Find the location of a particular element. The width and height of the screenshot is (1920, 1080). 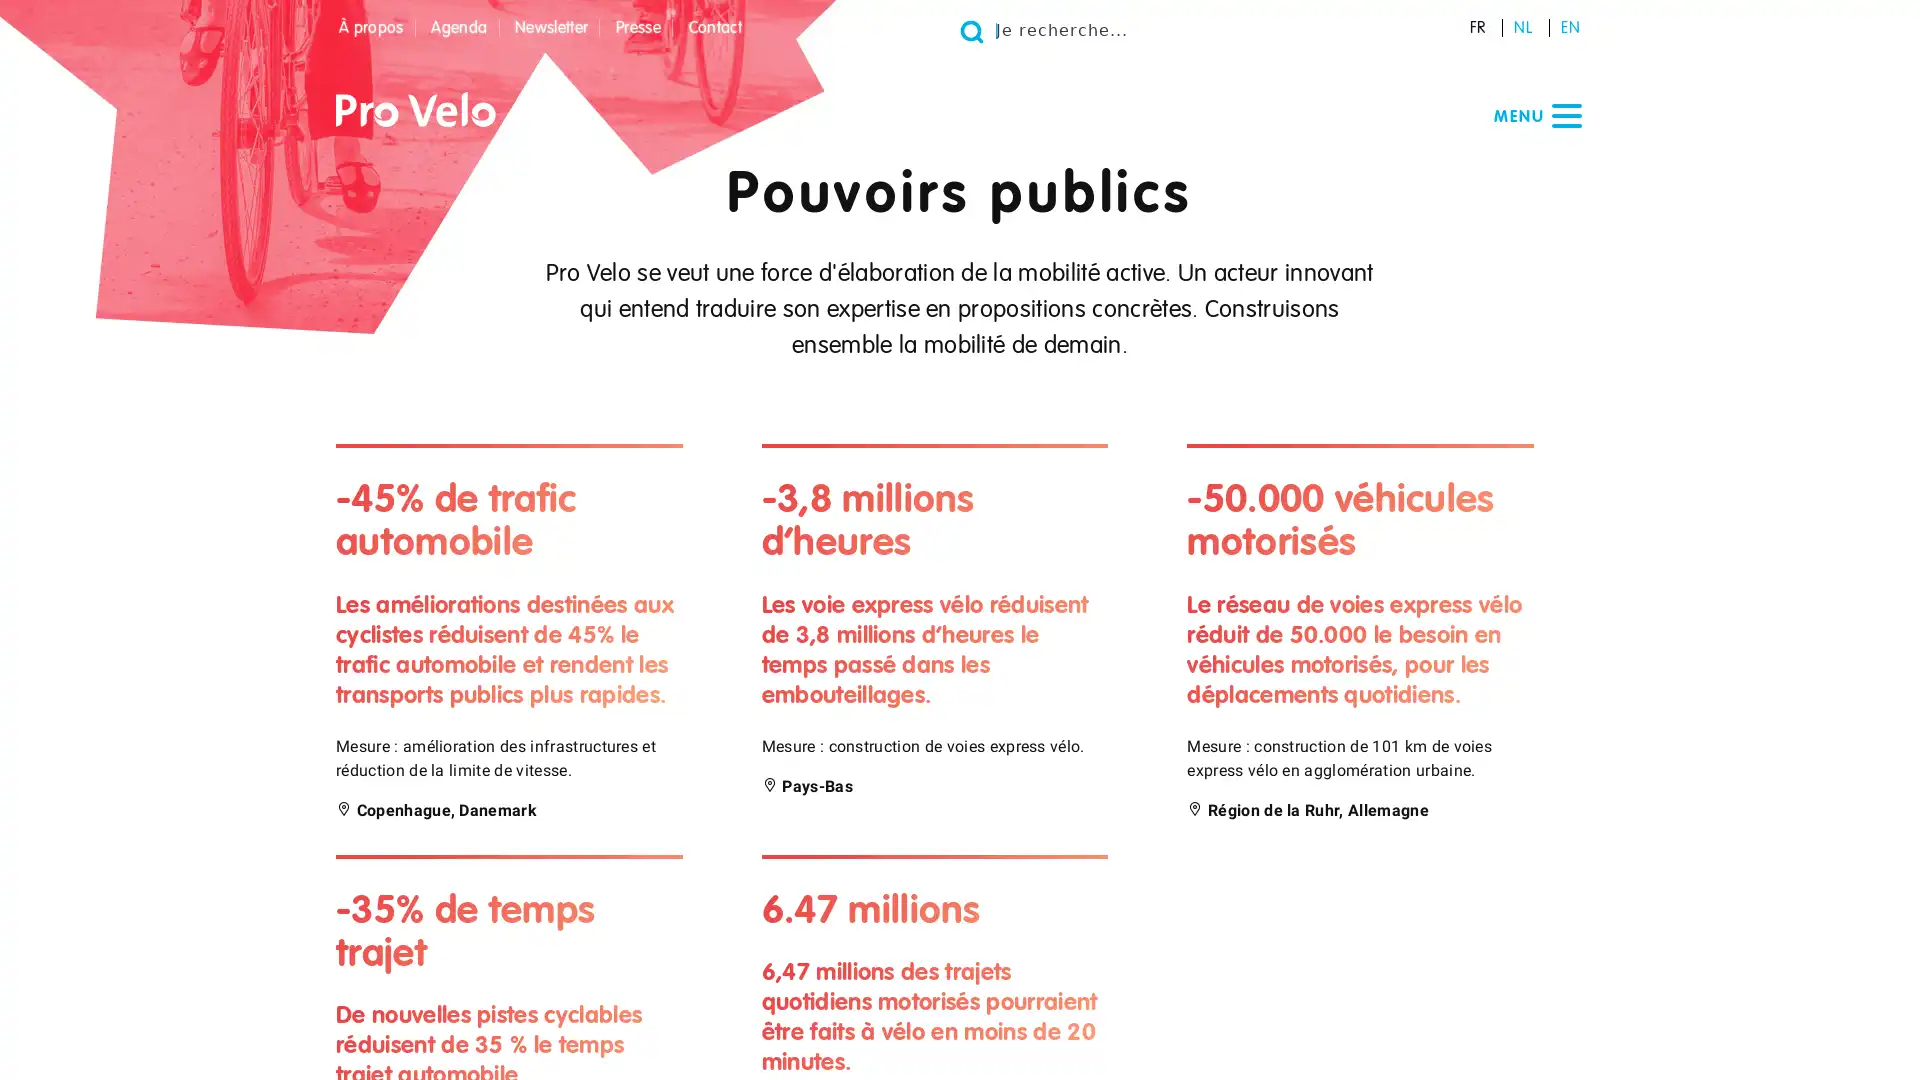

Go is located at coordinates (971, 30).